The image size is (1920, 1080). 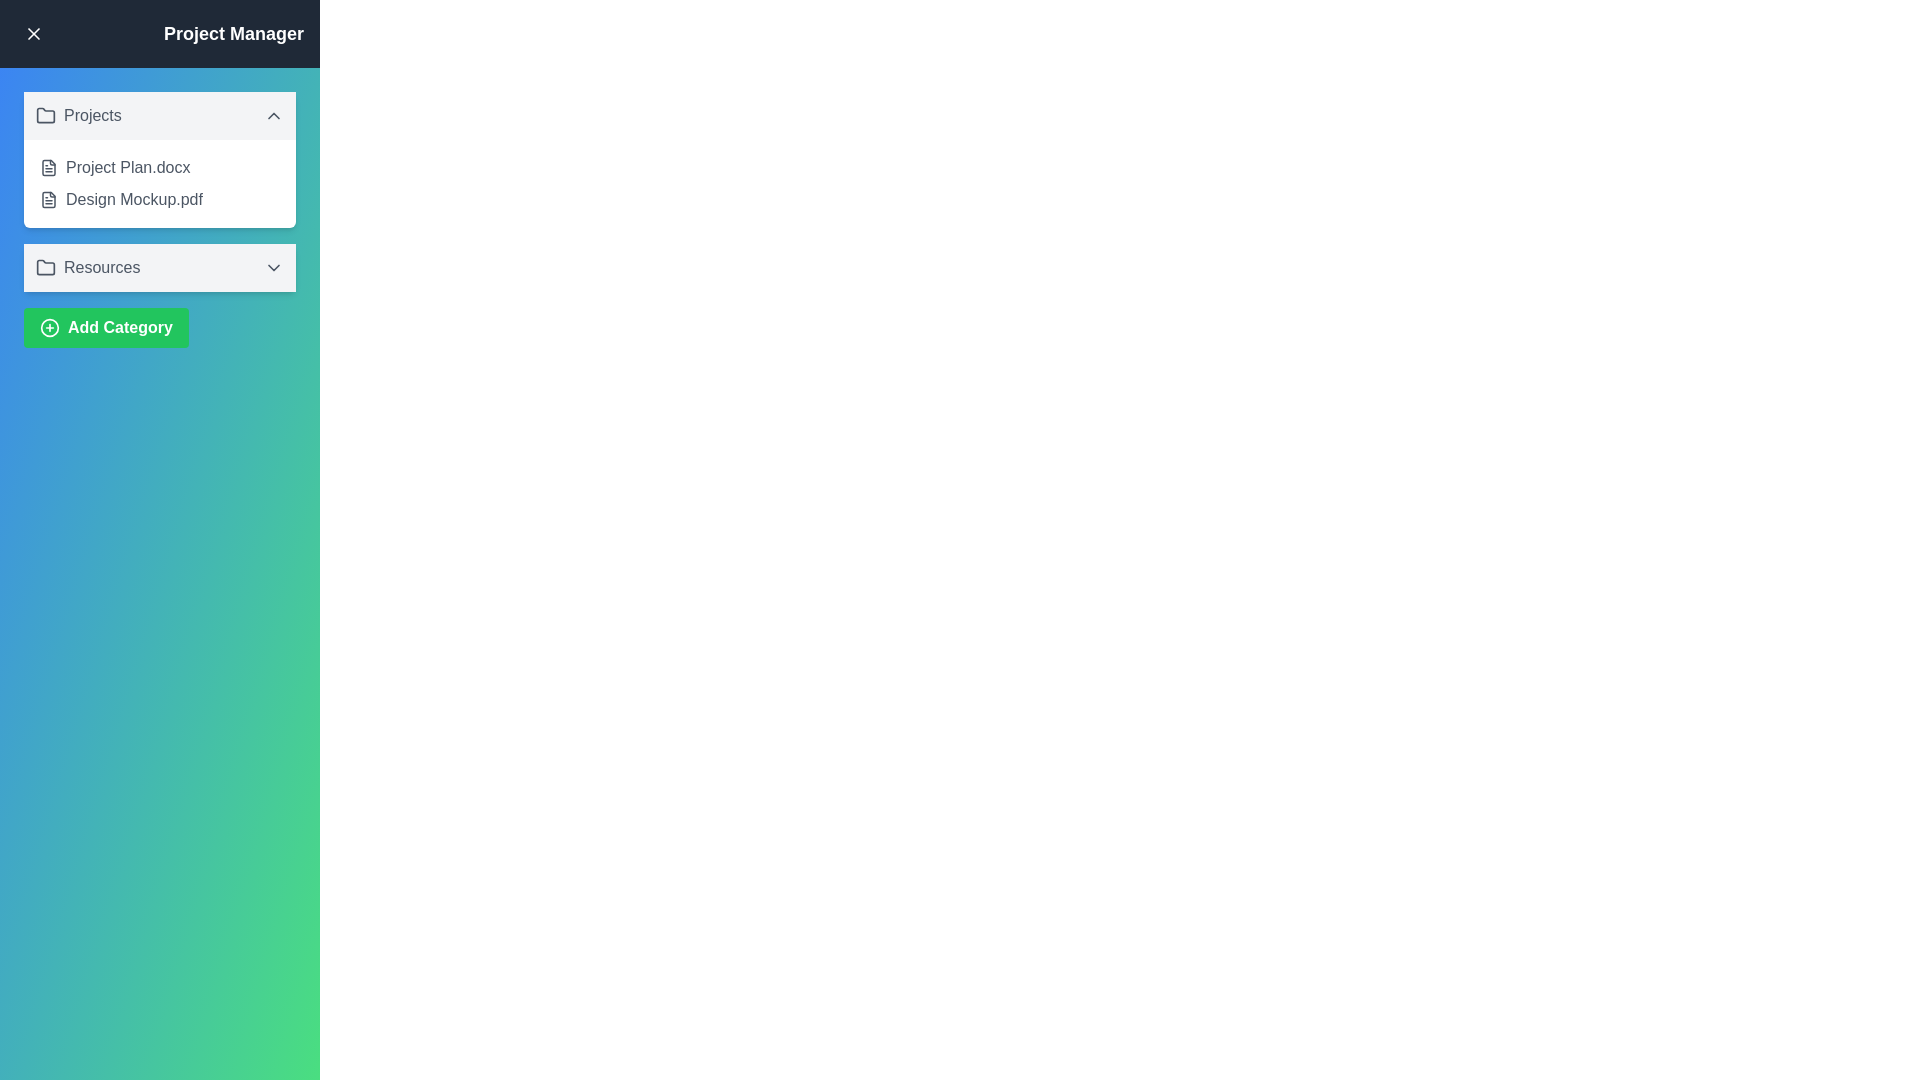 What do you see at coordinates (272, 115) in the screenshot?
I see `the upward-pointing chevron icon located to the right of the 'Projects' section header in the sidebar` at bounding box center [272, 115].